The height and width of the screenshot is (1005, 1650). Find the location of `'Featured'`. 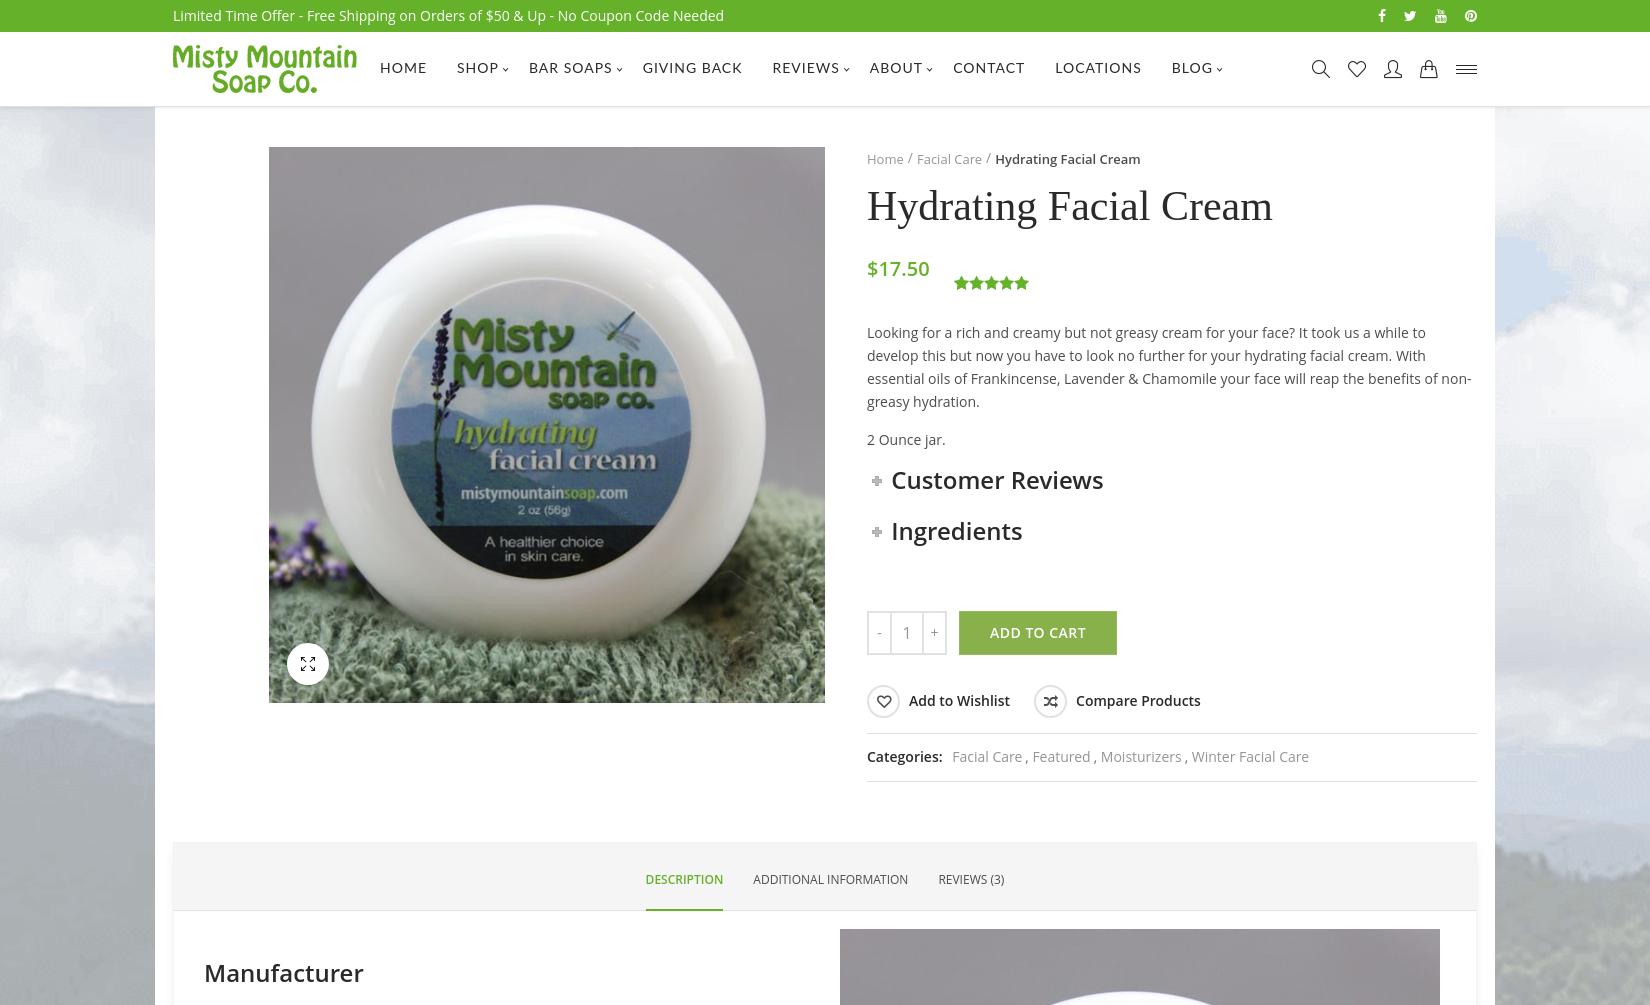

'Featured' is located at coordinates (1060, 756).